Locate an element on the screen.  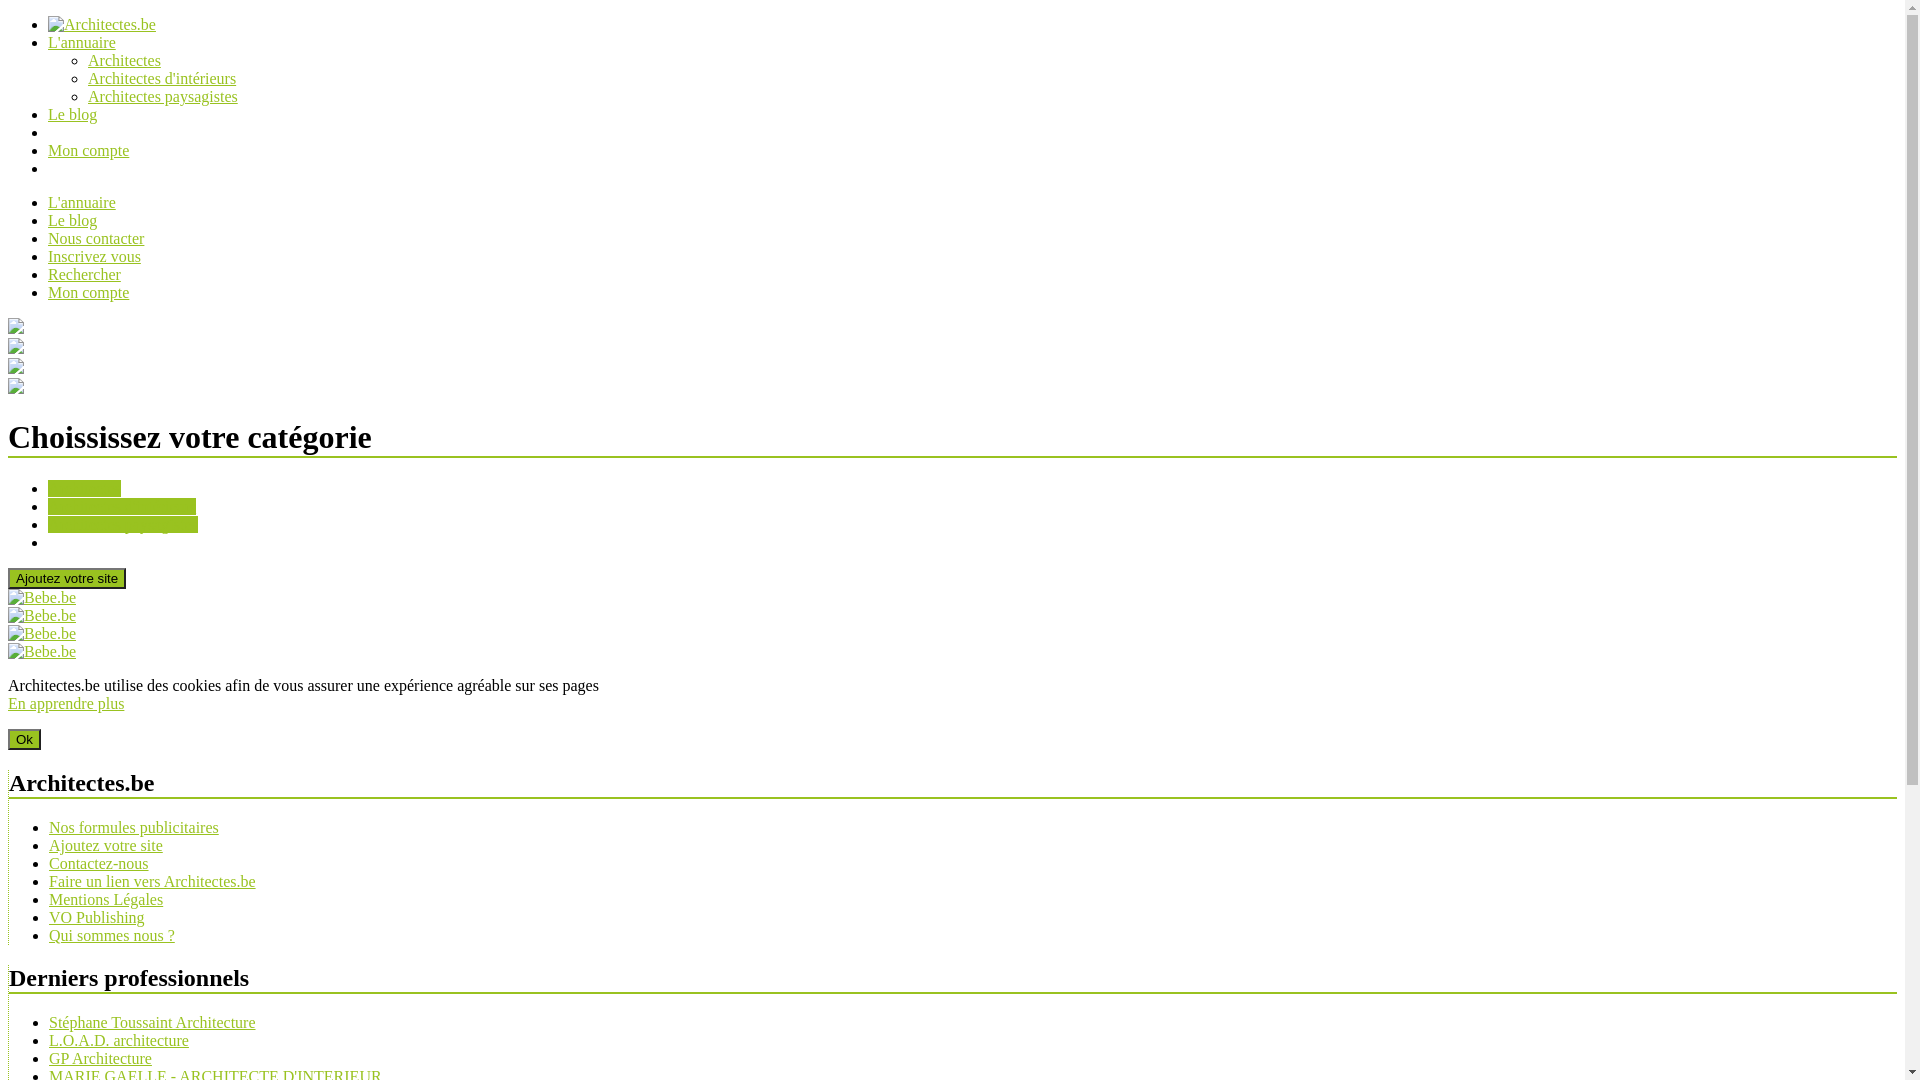
'Contactez-nous' is located at coordinates (98, 862).